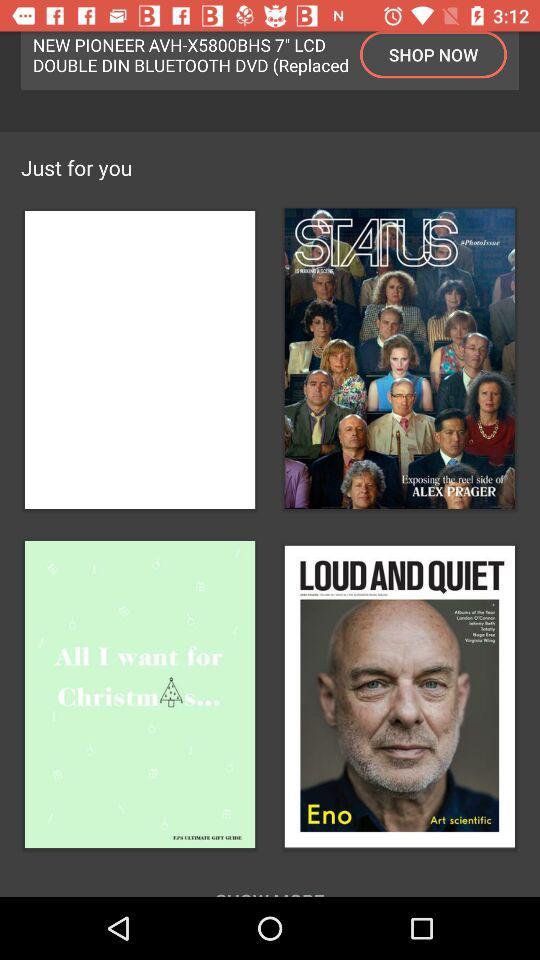  What do you see at coordinates (191, 53) in the screenshot?
I see `the new pioneer avh icon` at bounding box center [191, 53].